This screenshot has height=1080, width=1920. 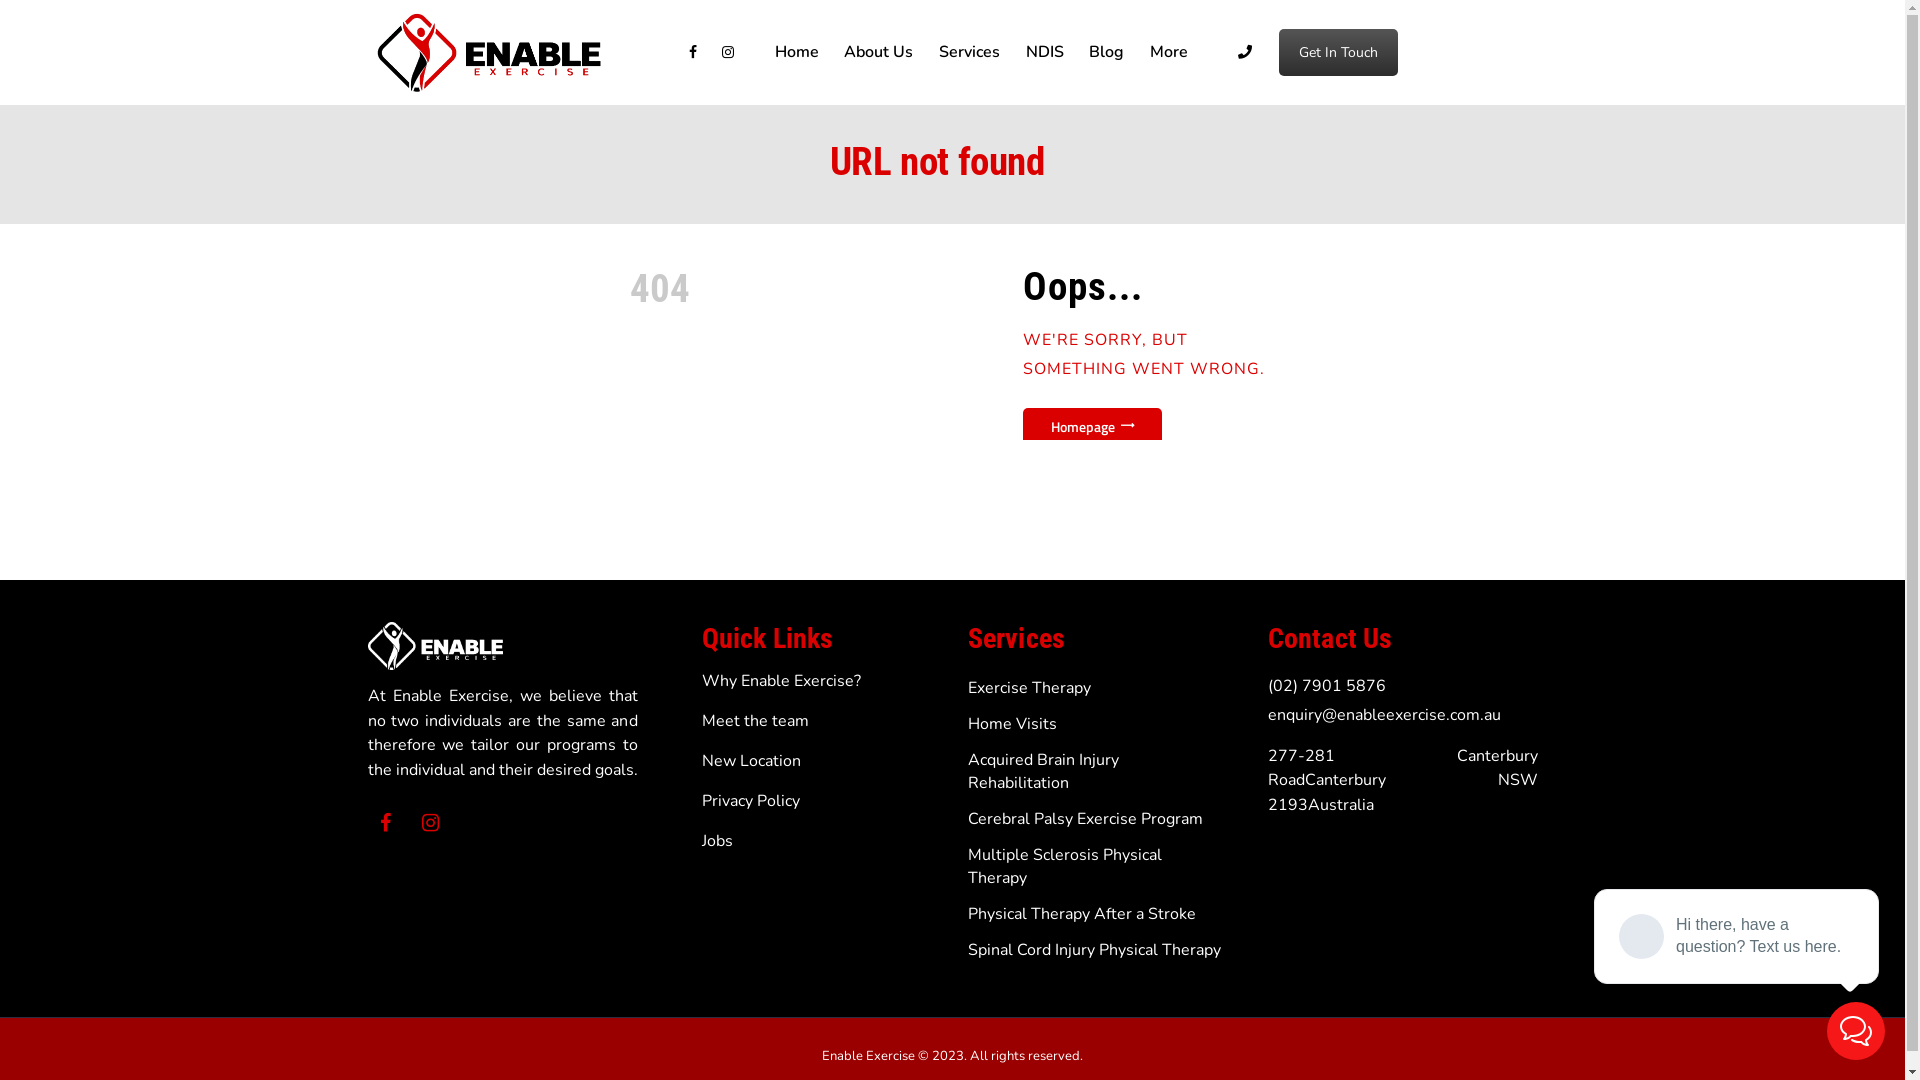 I want to click on 'New Location', so click(x=750, y=760).